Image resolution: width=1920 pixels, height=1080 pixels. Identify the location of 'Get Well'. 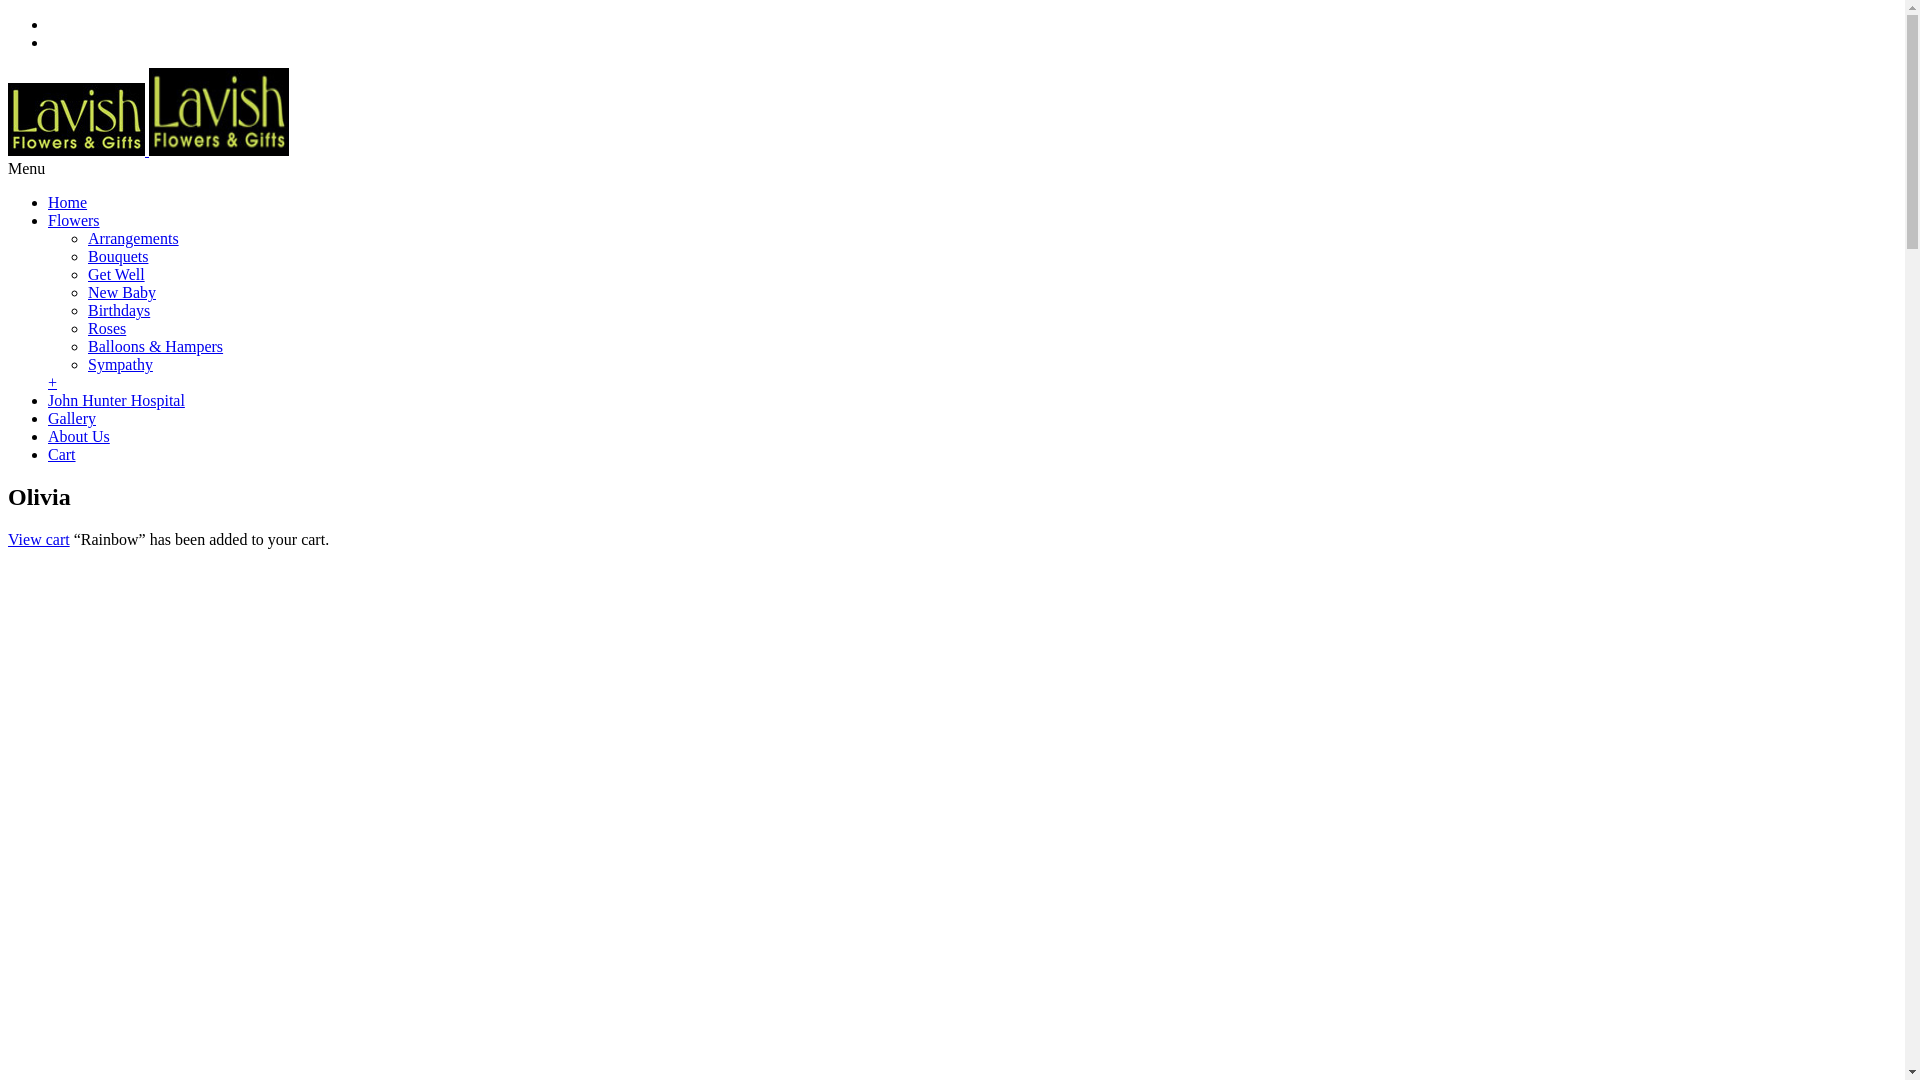
(115, 274).